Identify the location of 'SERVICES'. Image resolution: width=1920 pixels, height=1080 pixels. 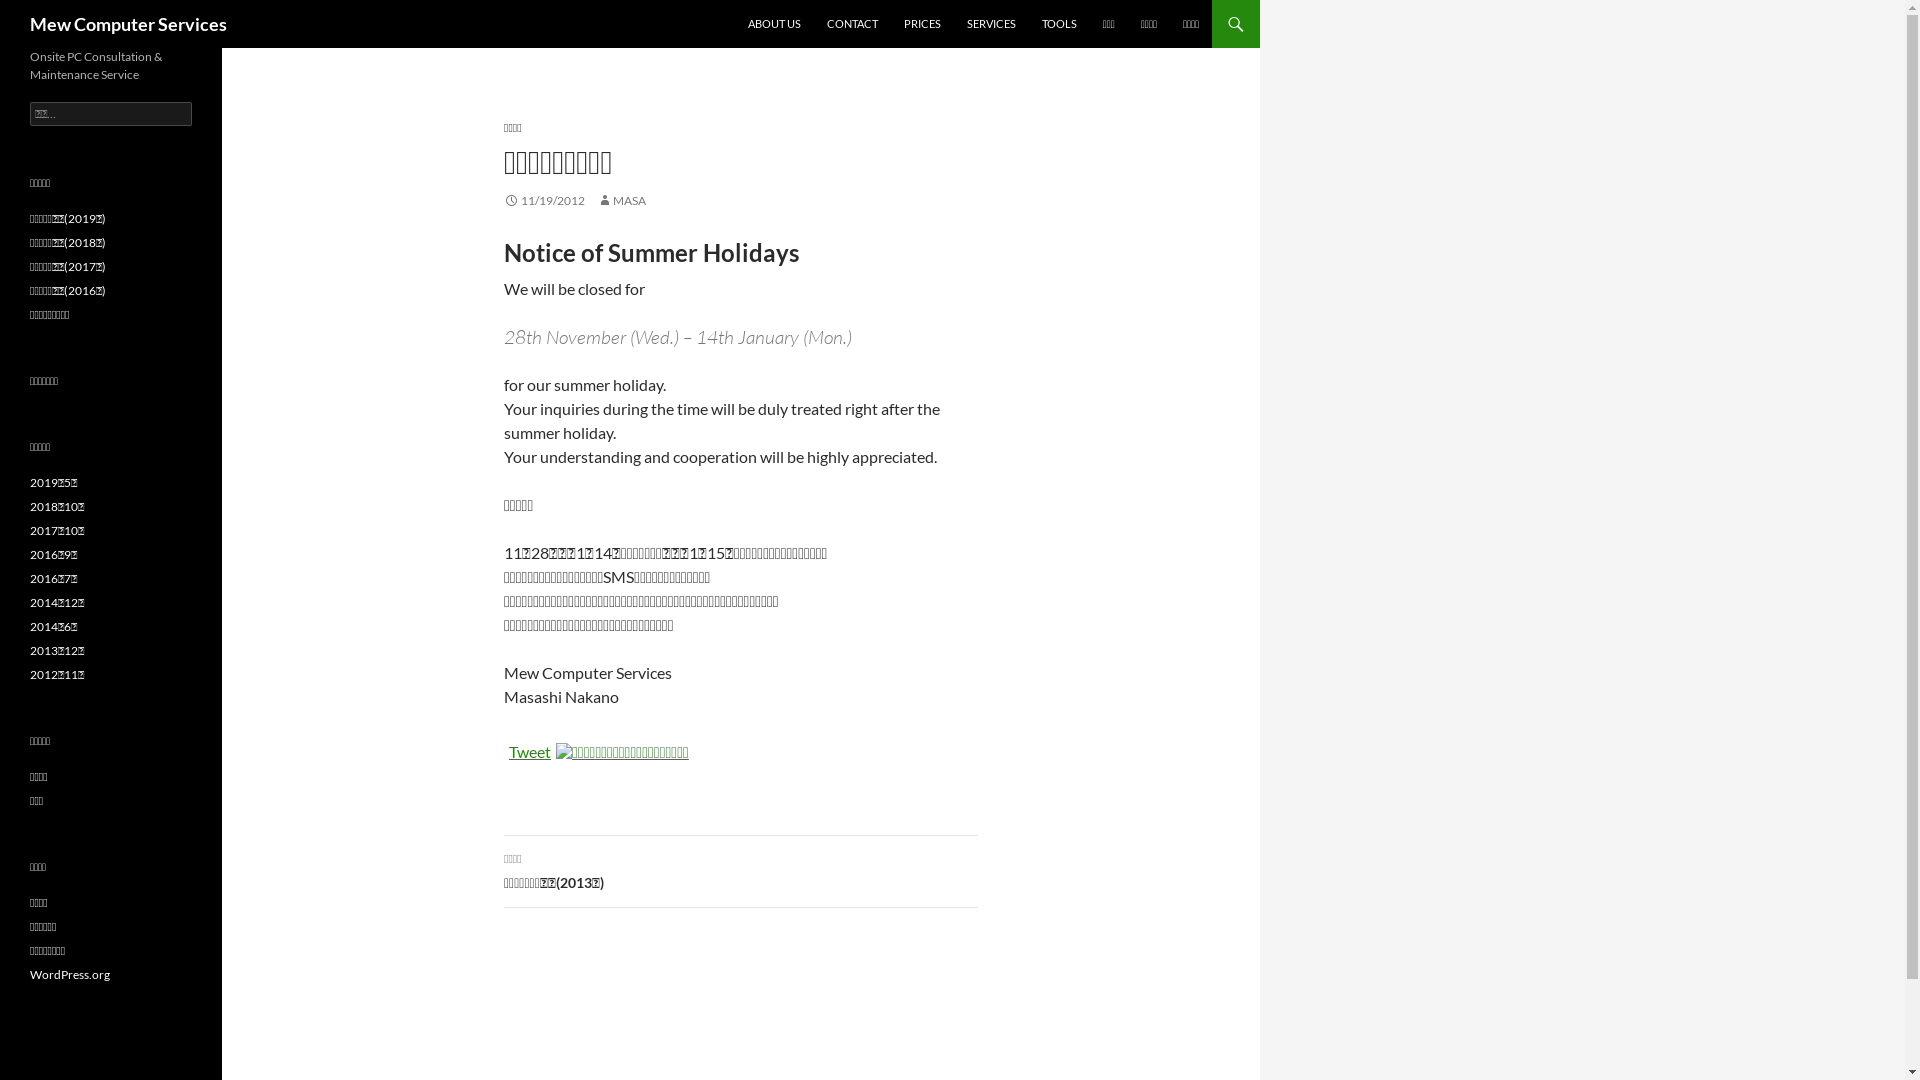
(991, 23).